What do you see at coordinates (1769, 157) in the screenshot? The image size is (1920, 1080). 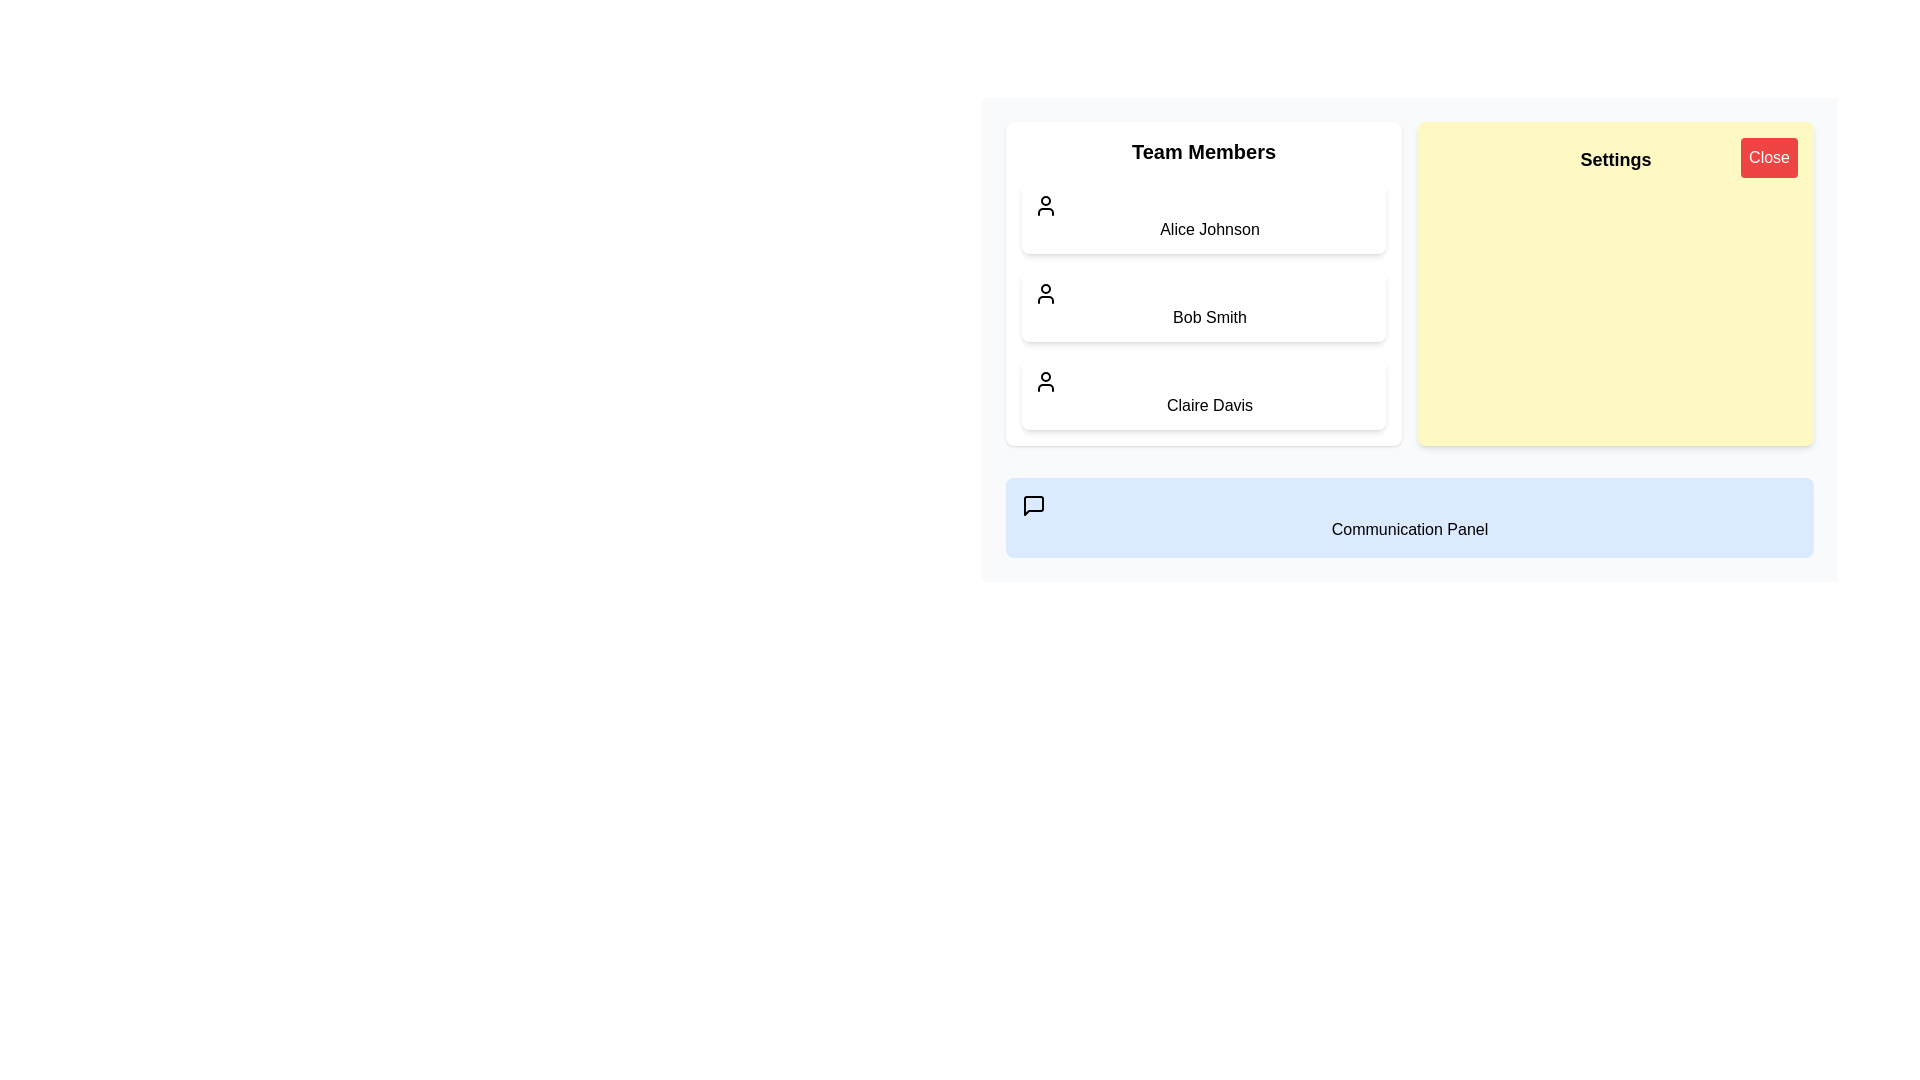 I see `the 'Close' button located in the top-right corner of the yellow 'Settings' panel` at bounding box center [1769, 157].